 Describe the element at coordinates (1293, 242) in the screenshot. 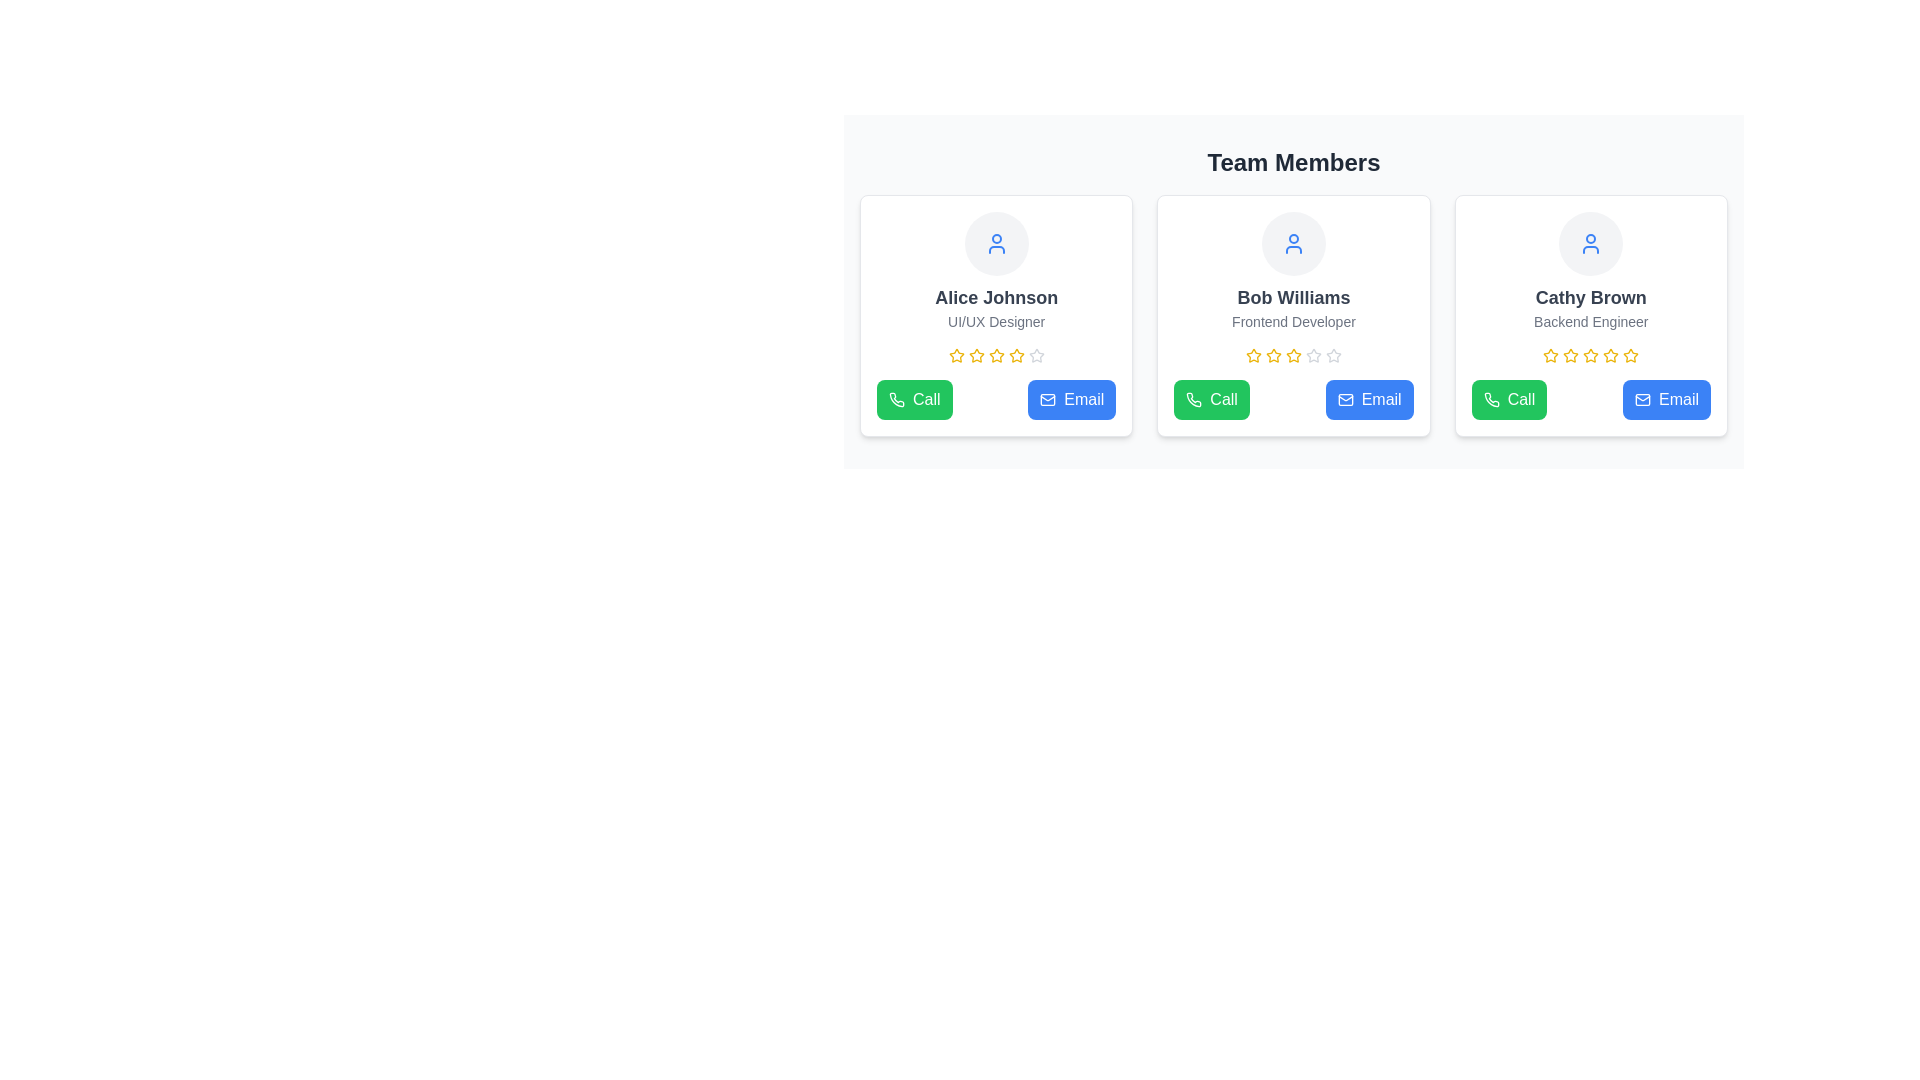

I see `the user profile image icon located in the middle card above the name 'Bob Williams', which is centered within a circular light gray area` at that location.